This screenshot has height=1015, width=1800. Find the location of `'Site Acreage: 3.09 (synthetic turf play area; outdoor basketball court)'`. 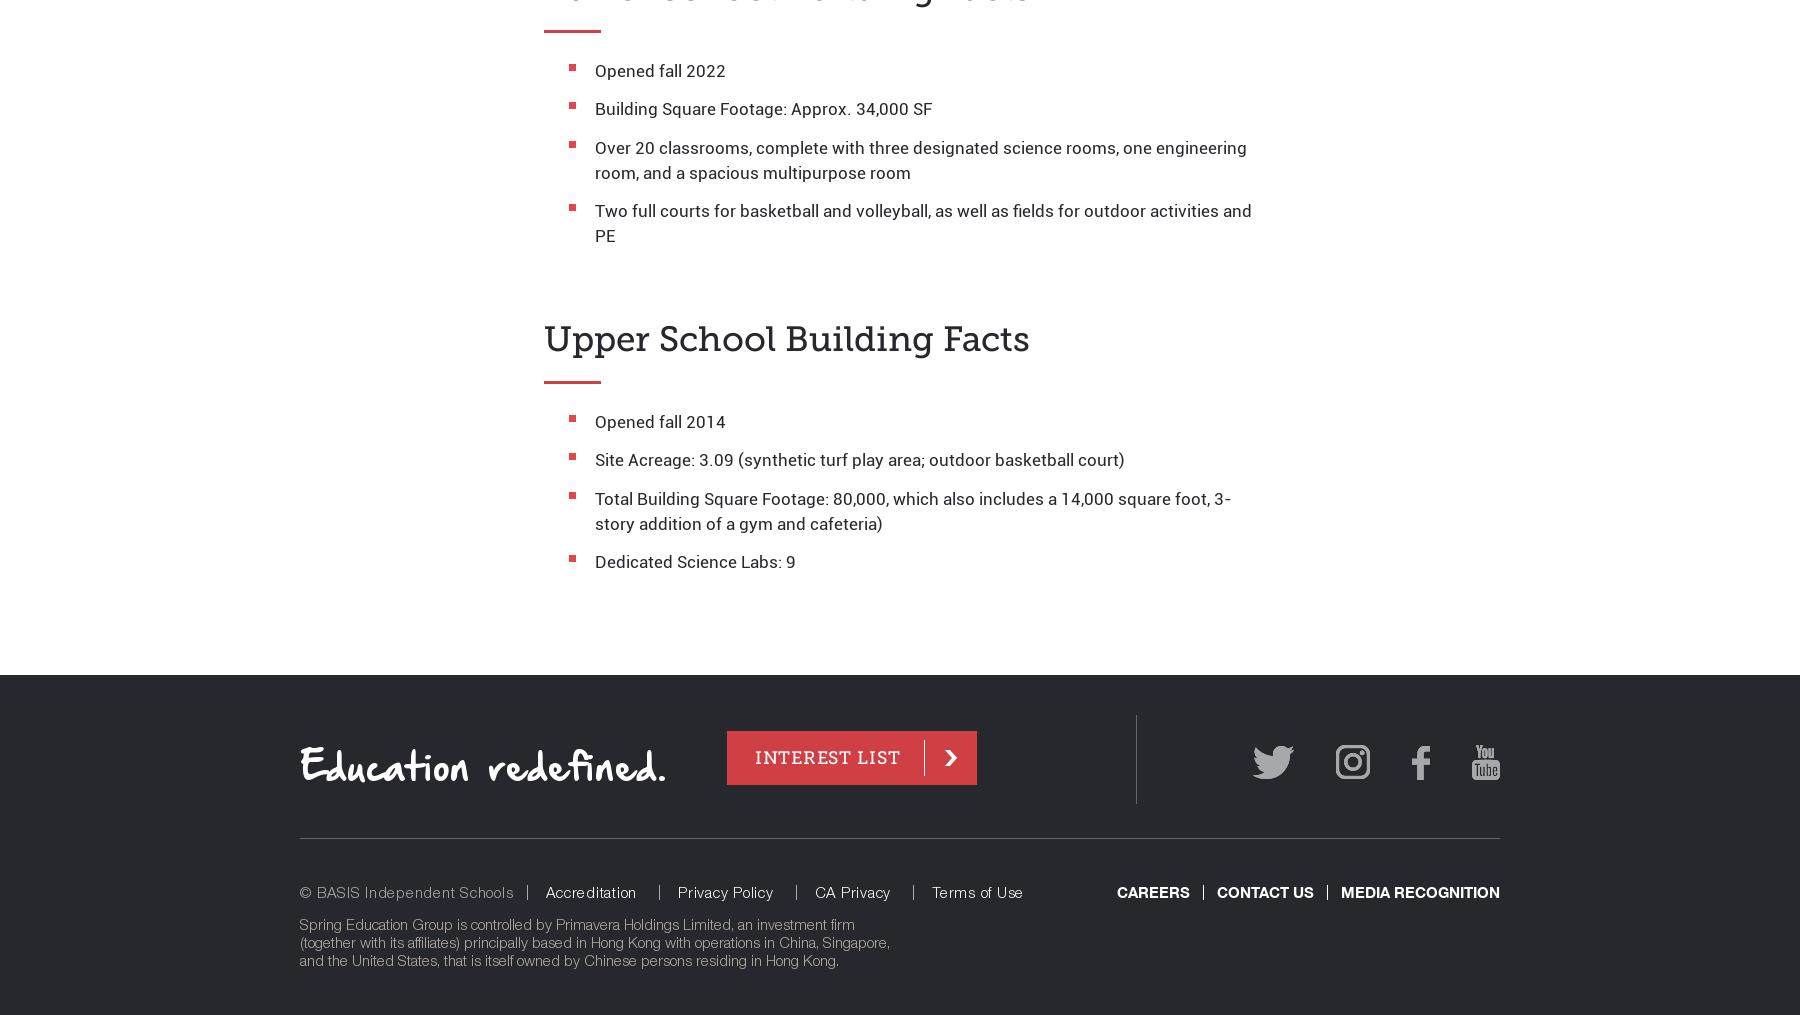

'Site Acreage: 3.09 (synthetic turf play area; outdoor basketball court)' is located at coordinates (860, 458).